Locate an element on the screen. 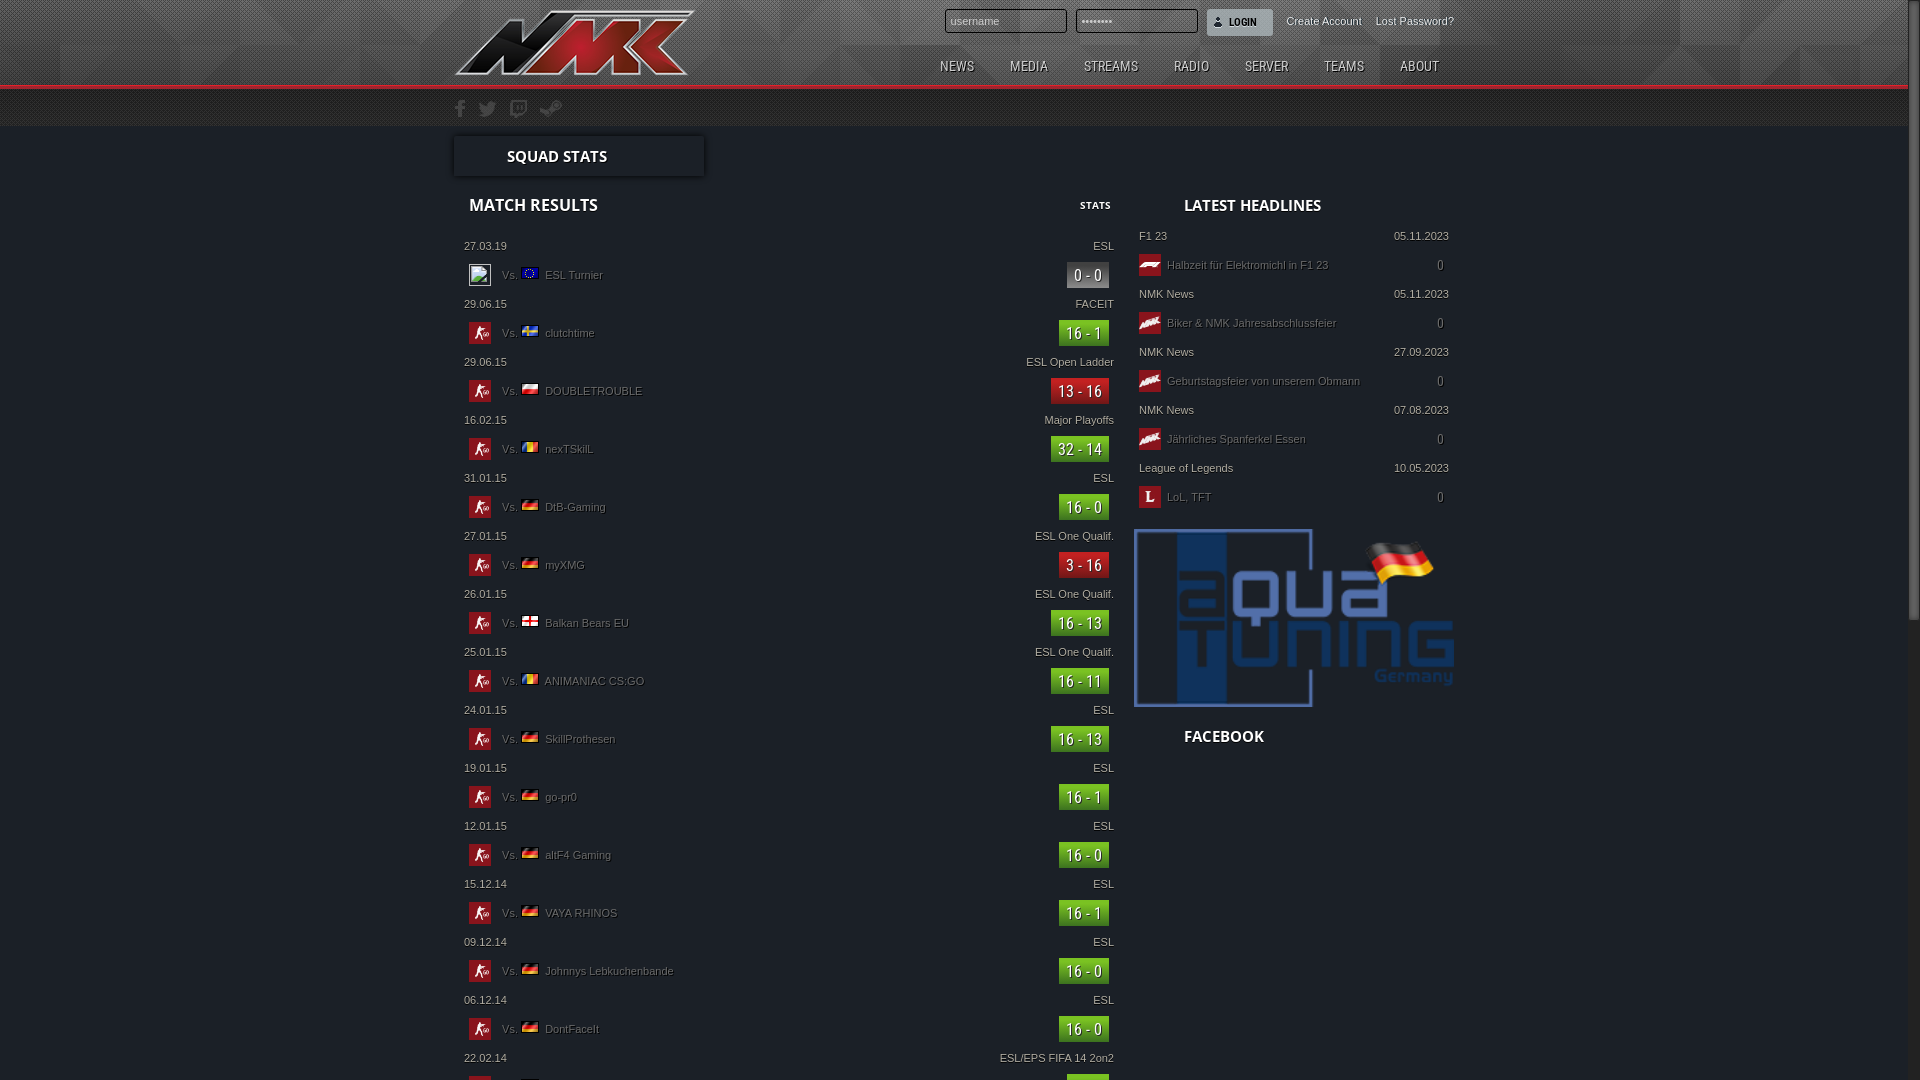  'Lost Password?' is located at coordinates (1406, 18).